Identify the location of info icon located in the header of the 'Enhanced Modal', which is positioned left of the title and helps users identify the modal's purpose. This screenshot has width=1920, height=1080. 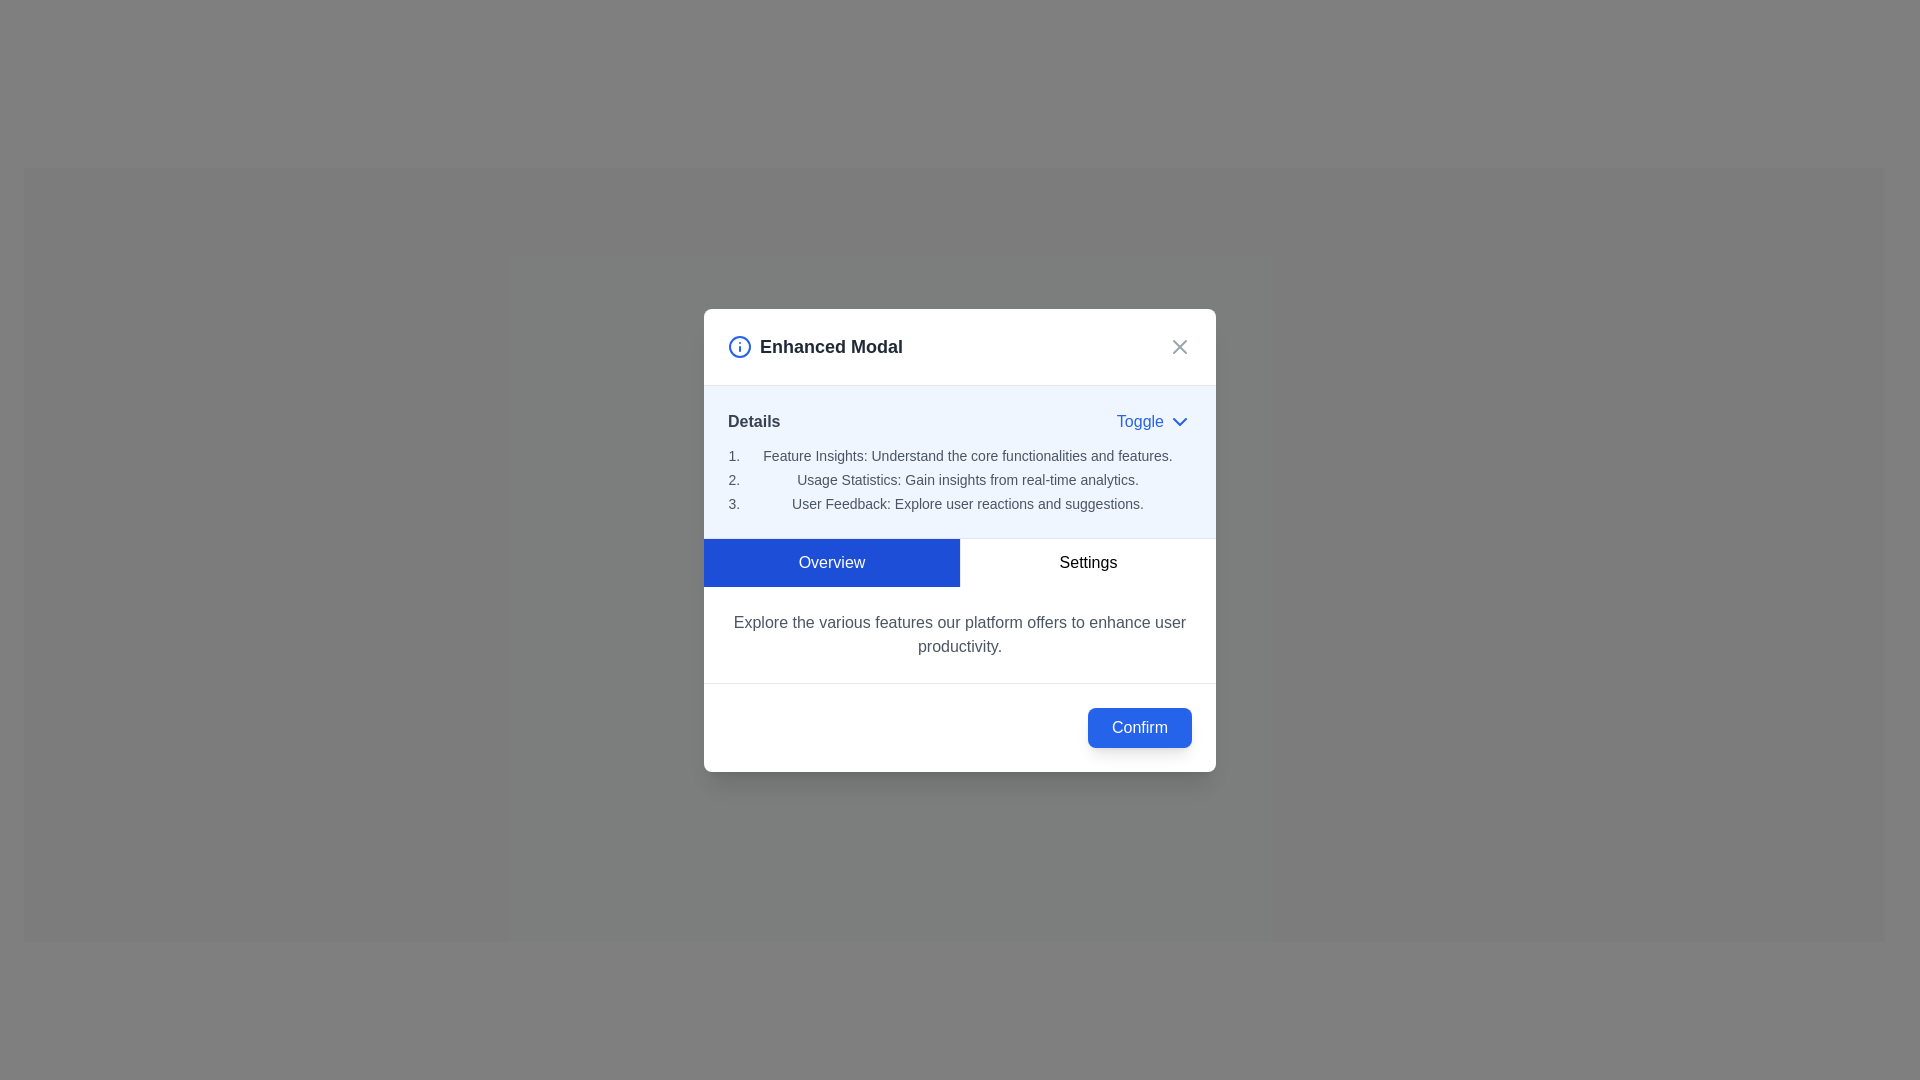
(960, 346).